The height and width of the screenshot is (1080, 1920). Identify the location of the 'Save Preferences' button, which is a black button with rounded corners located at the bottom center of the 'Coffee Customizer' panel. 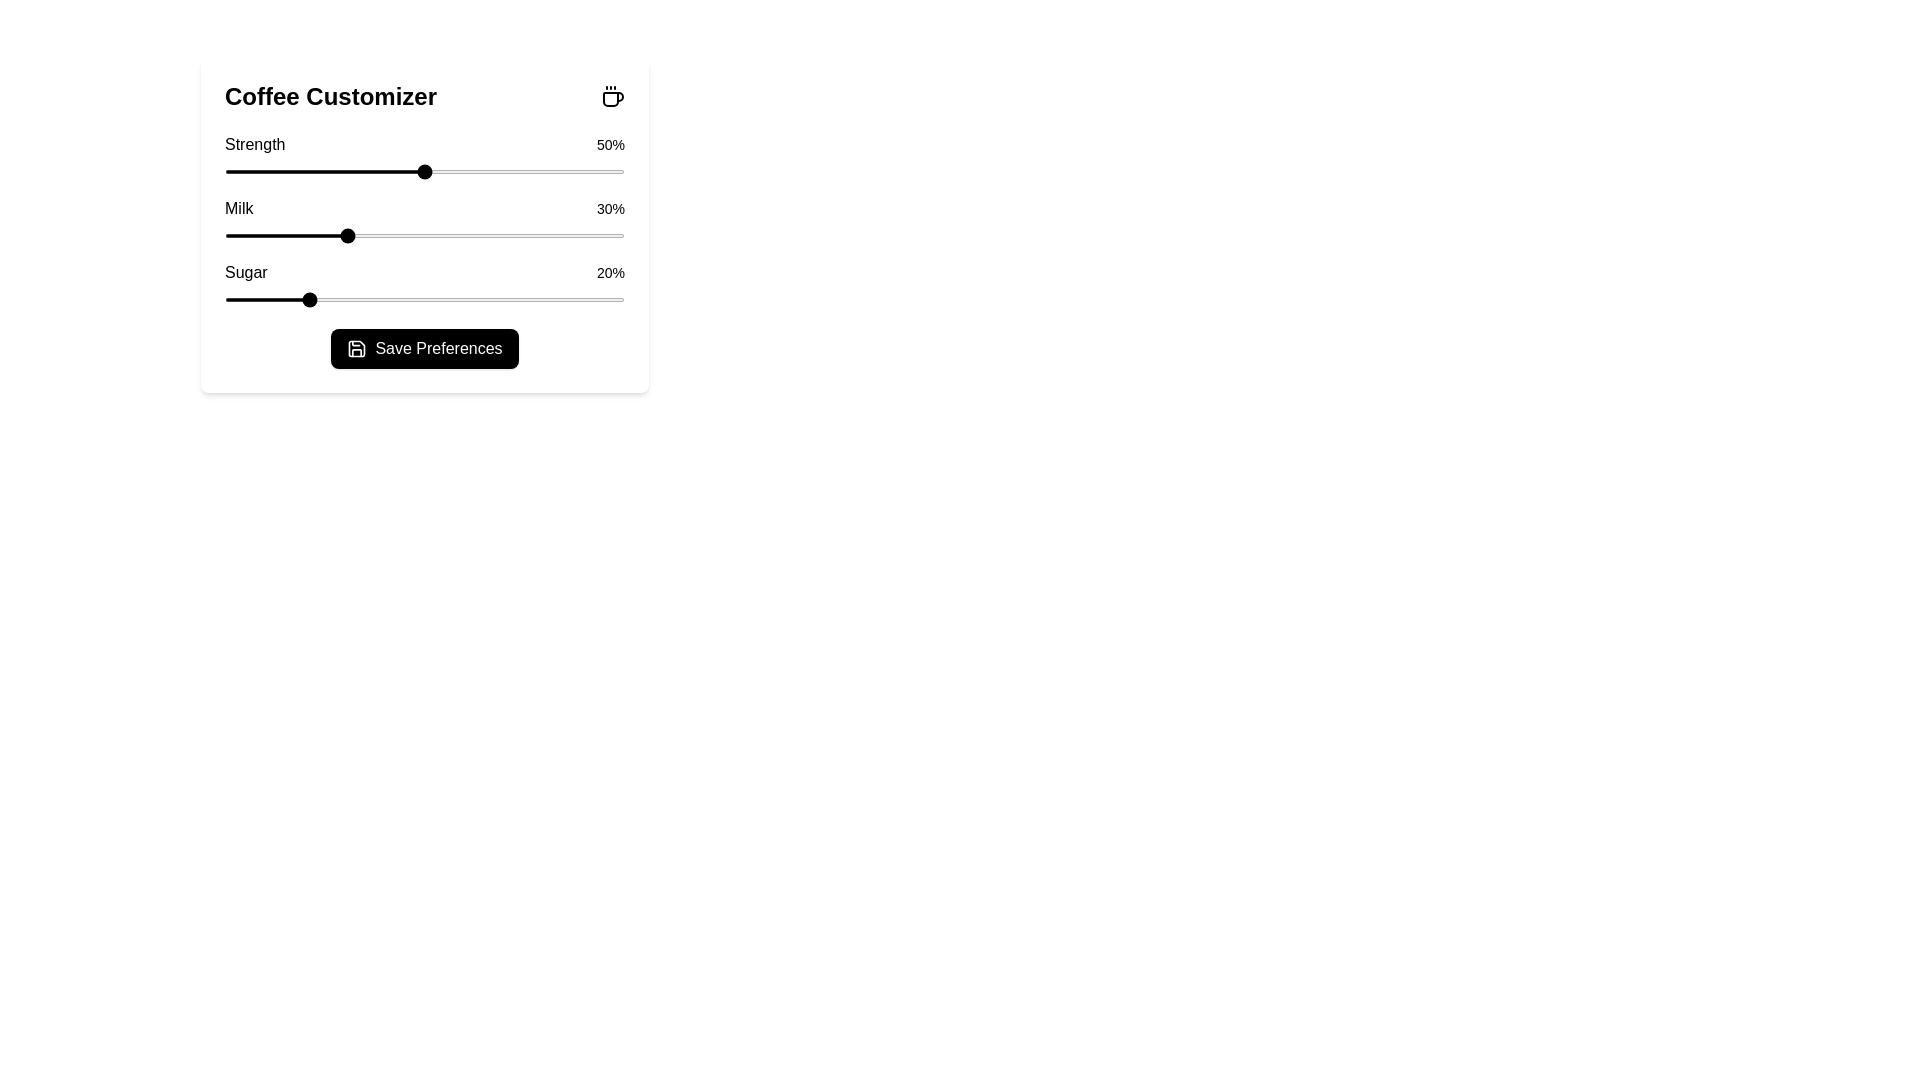
(424, 347).